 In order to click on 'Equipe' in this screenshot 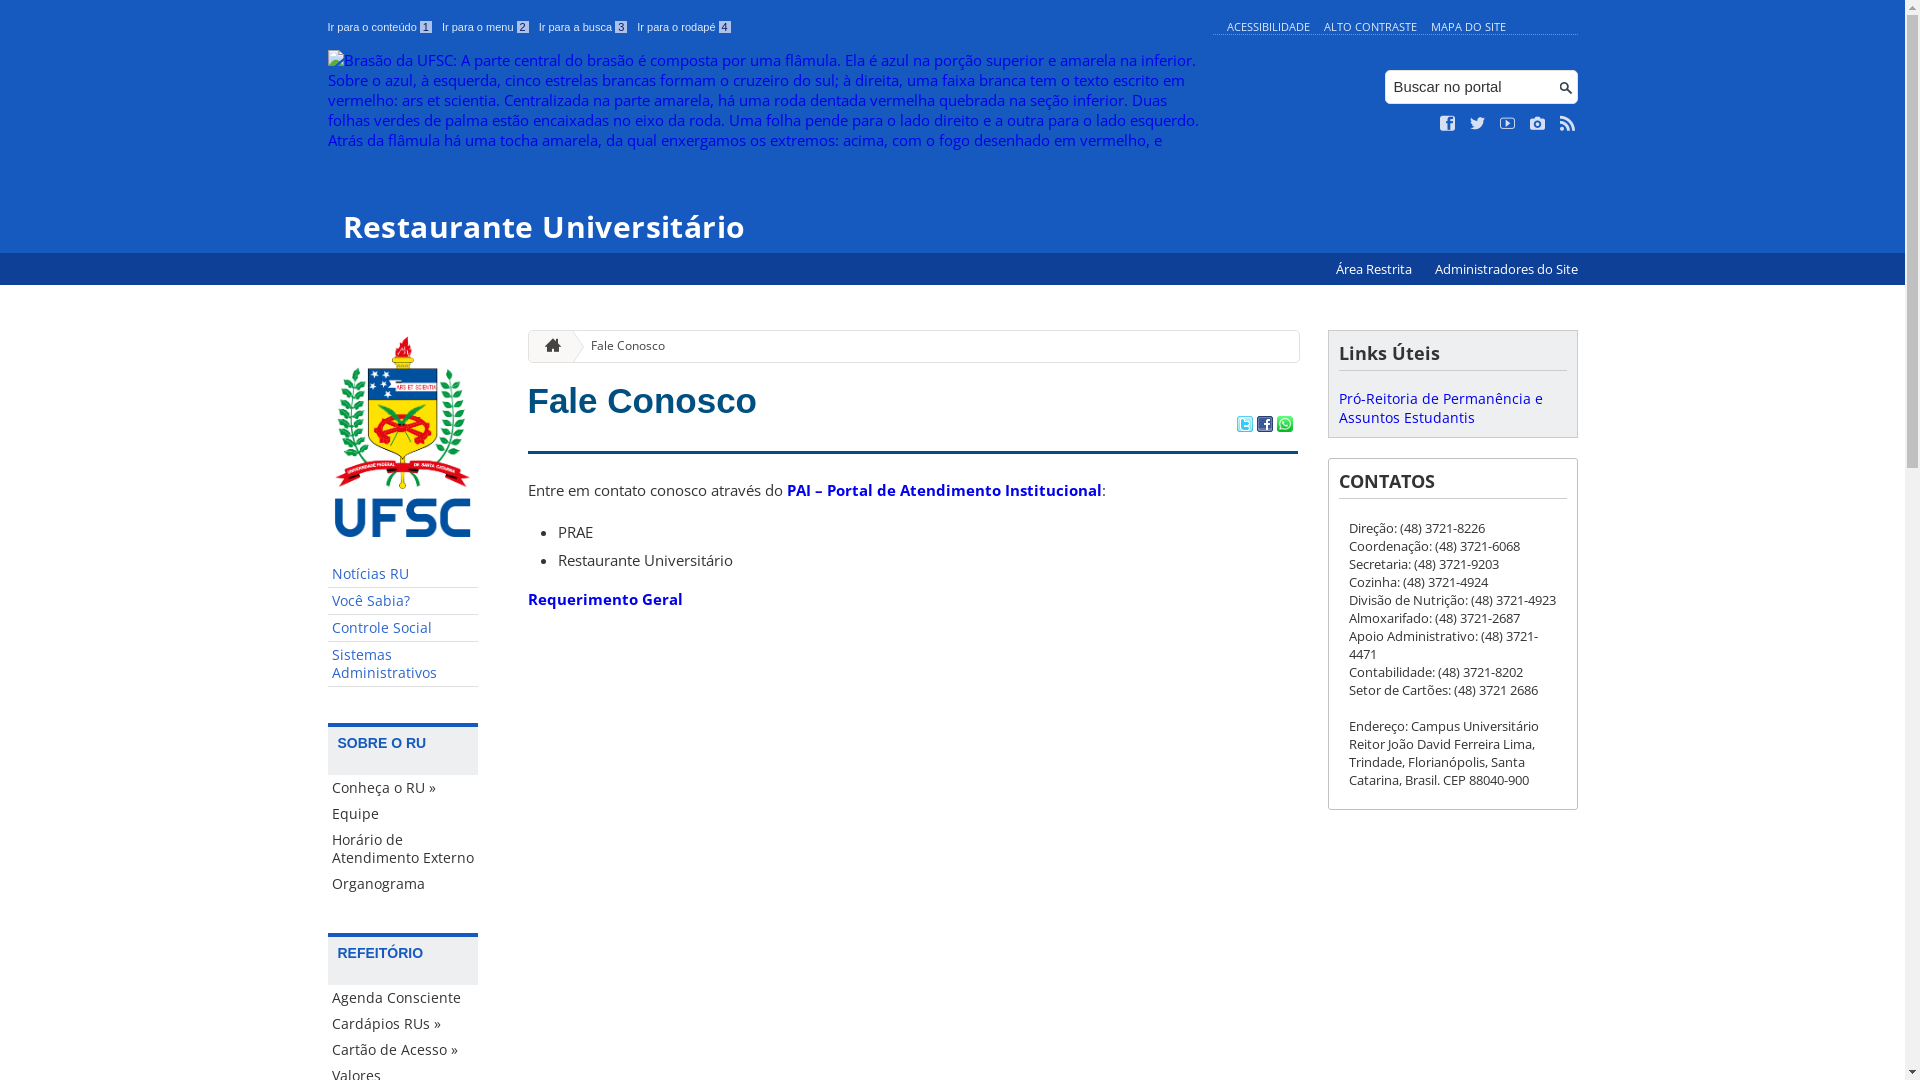, I will do `click(327, 813)`.